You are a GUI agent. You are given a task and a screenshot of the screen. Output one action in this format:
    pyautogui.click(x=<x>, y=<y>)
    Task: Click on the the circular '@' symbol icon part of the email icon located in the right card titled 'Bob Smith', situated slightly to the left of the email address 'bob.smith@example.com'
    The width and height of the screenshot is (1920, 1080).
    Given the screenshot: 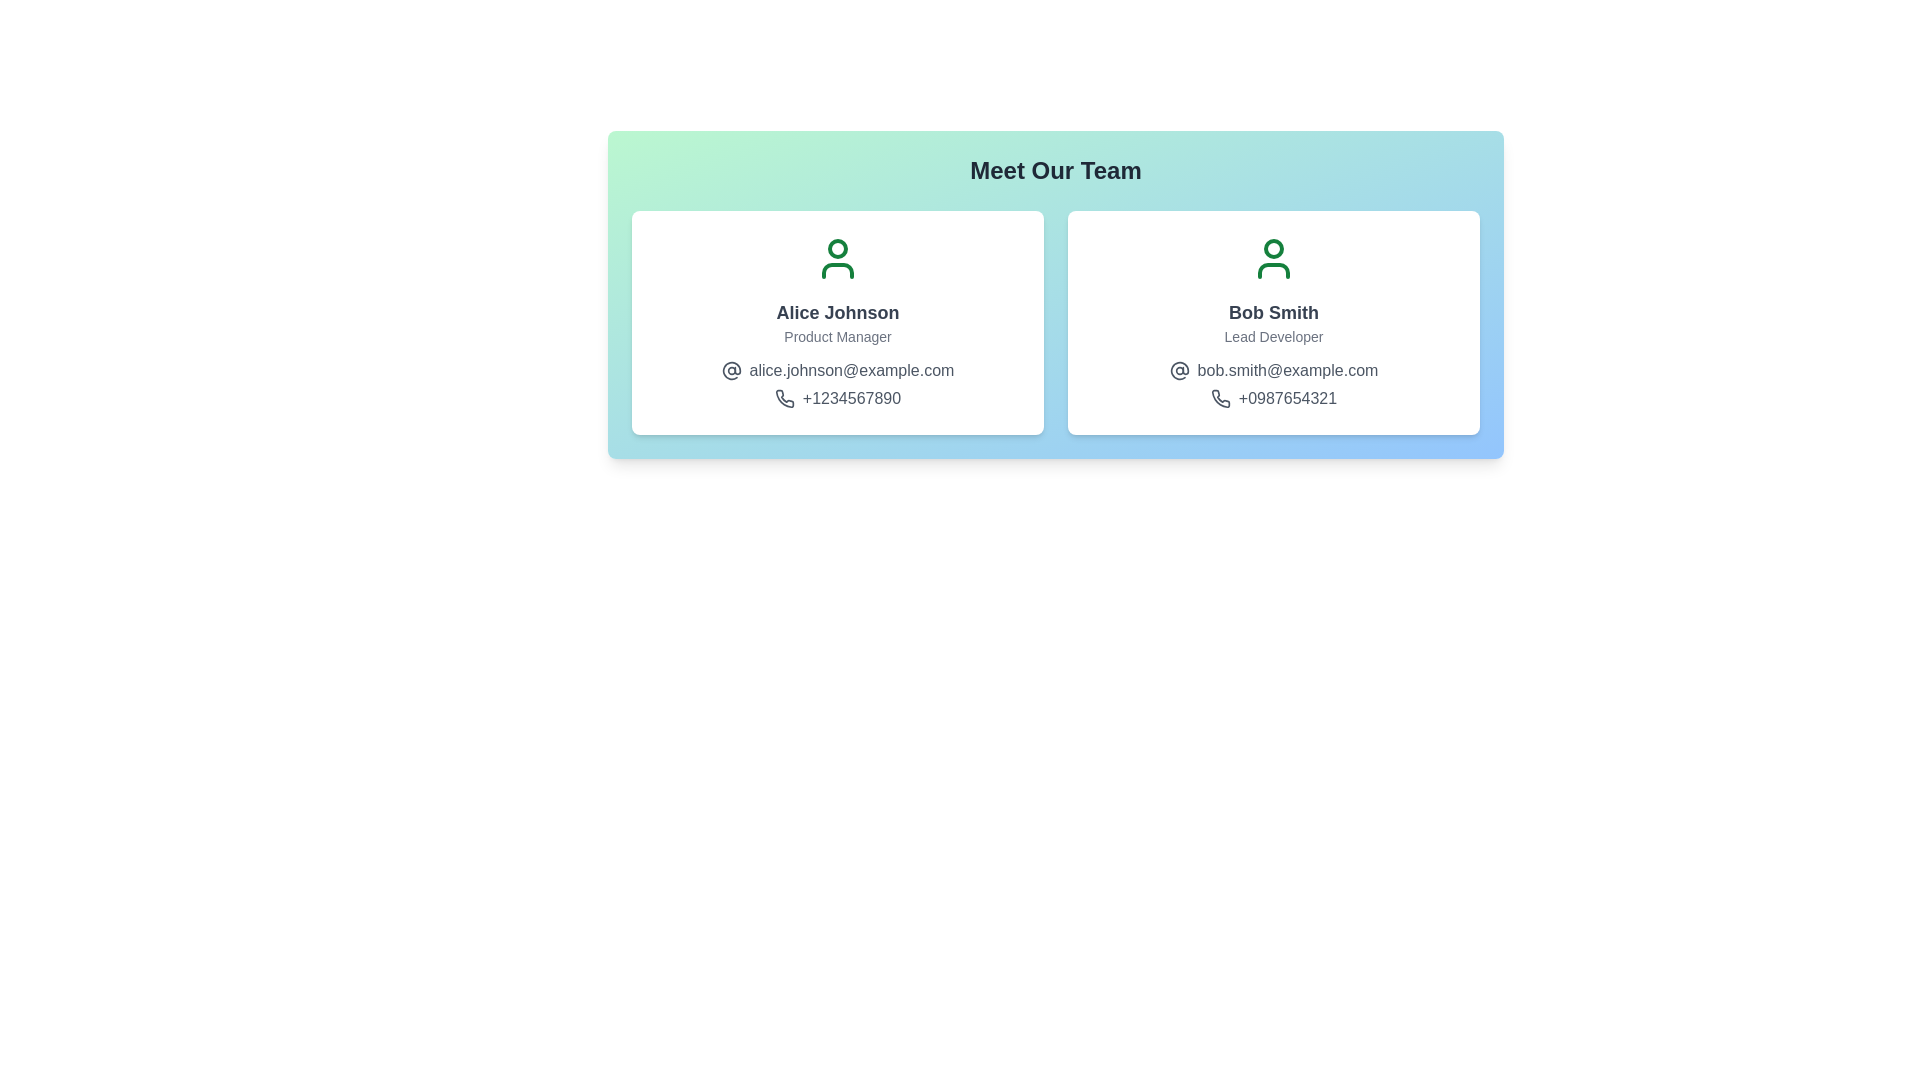 What is the action you would take?
    pyautogui.click(x=1179, y=370)
    